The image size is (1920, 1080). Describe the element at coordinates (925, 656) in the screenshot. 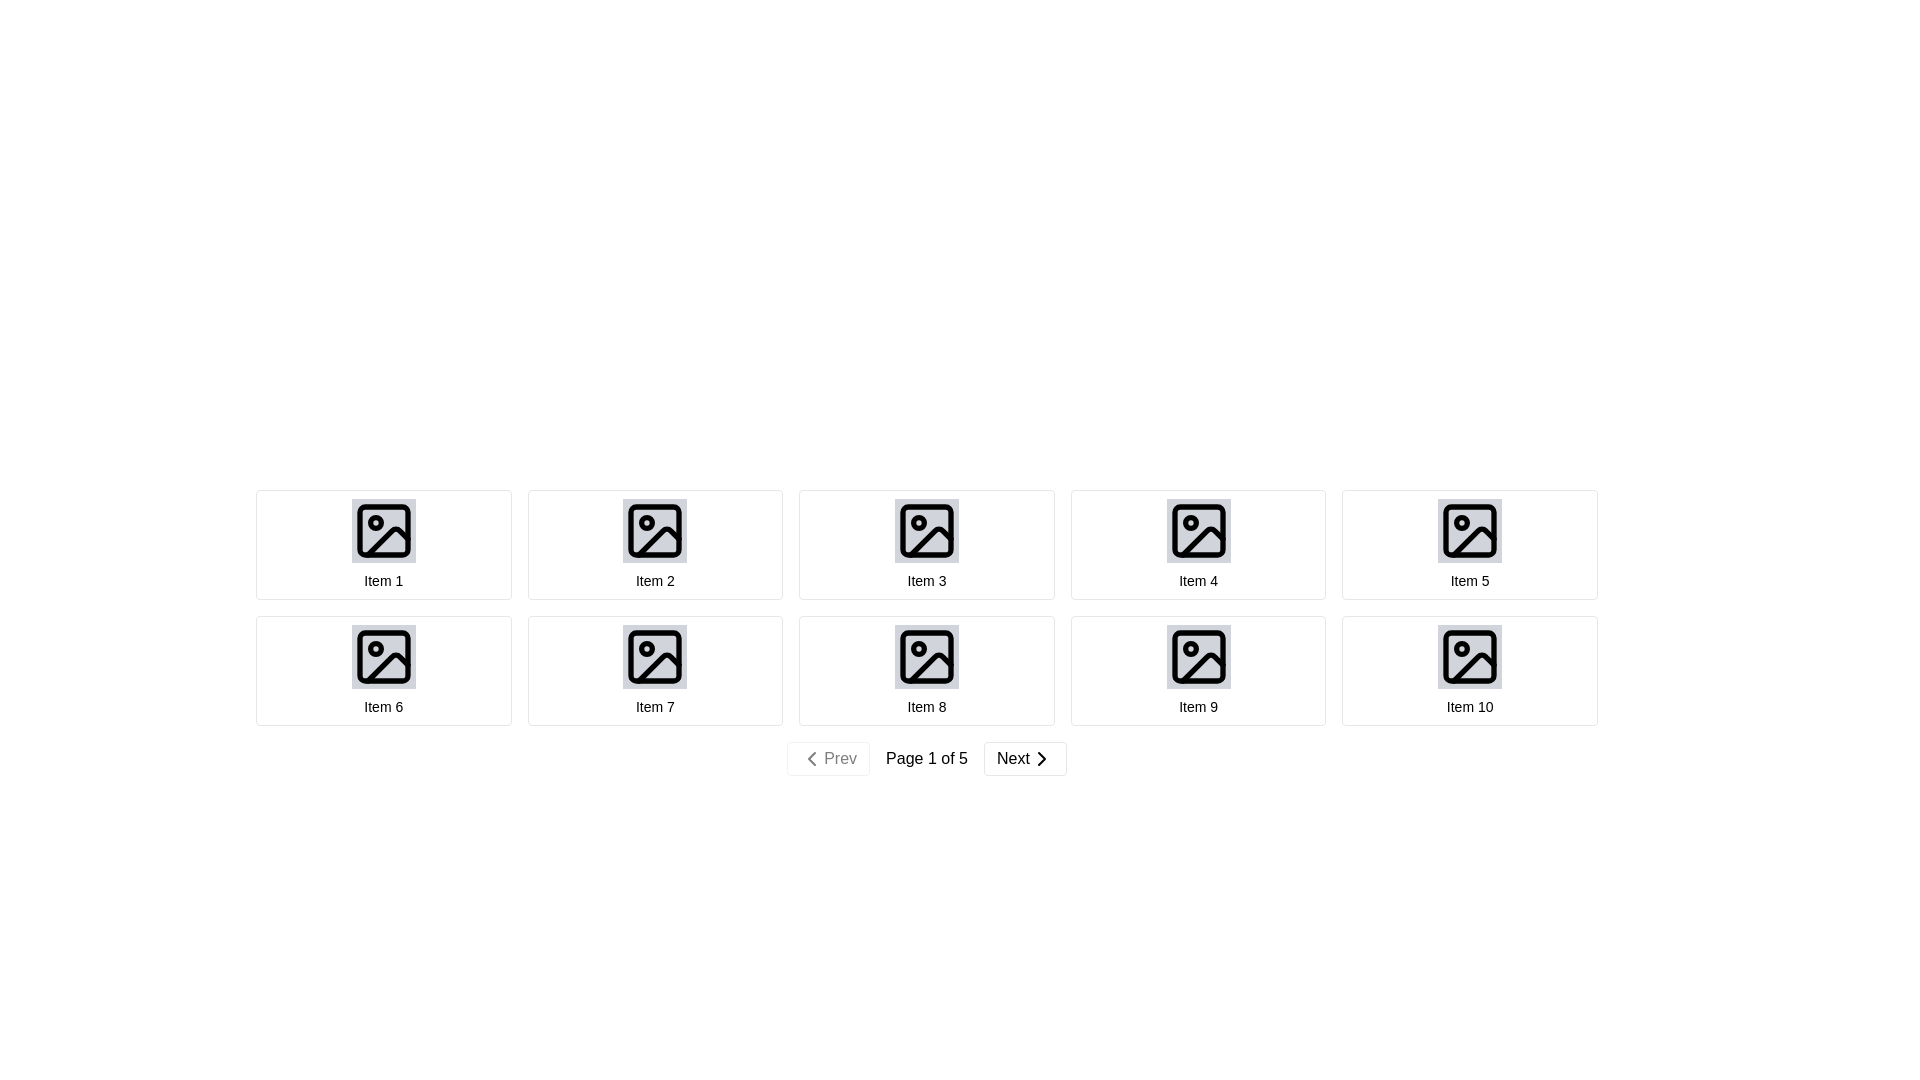

I see `the graphical icon located within the 'Item 8' block, which is the fourth element in a grid listing` at that location.